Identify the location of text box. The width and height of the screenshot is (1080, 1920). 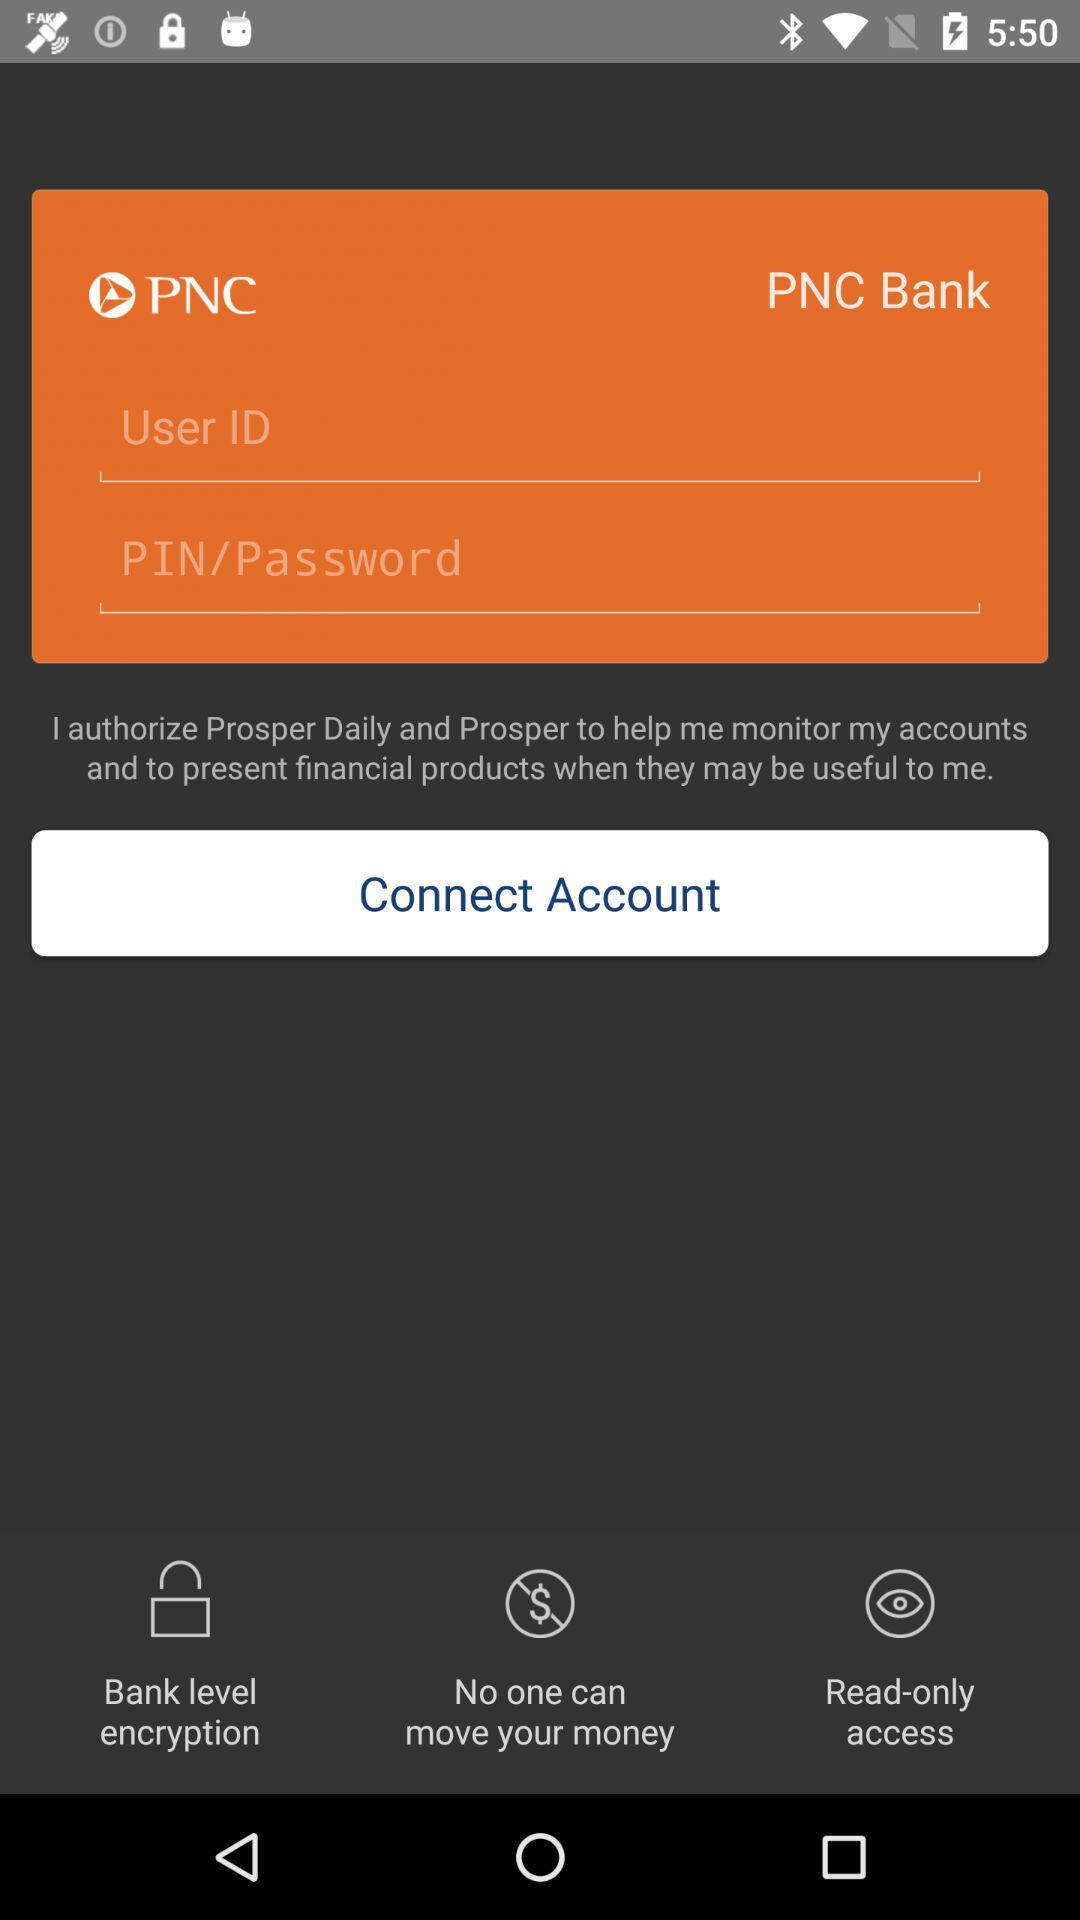
(540, 558).